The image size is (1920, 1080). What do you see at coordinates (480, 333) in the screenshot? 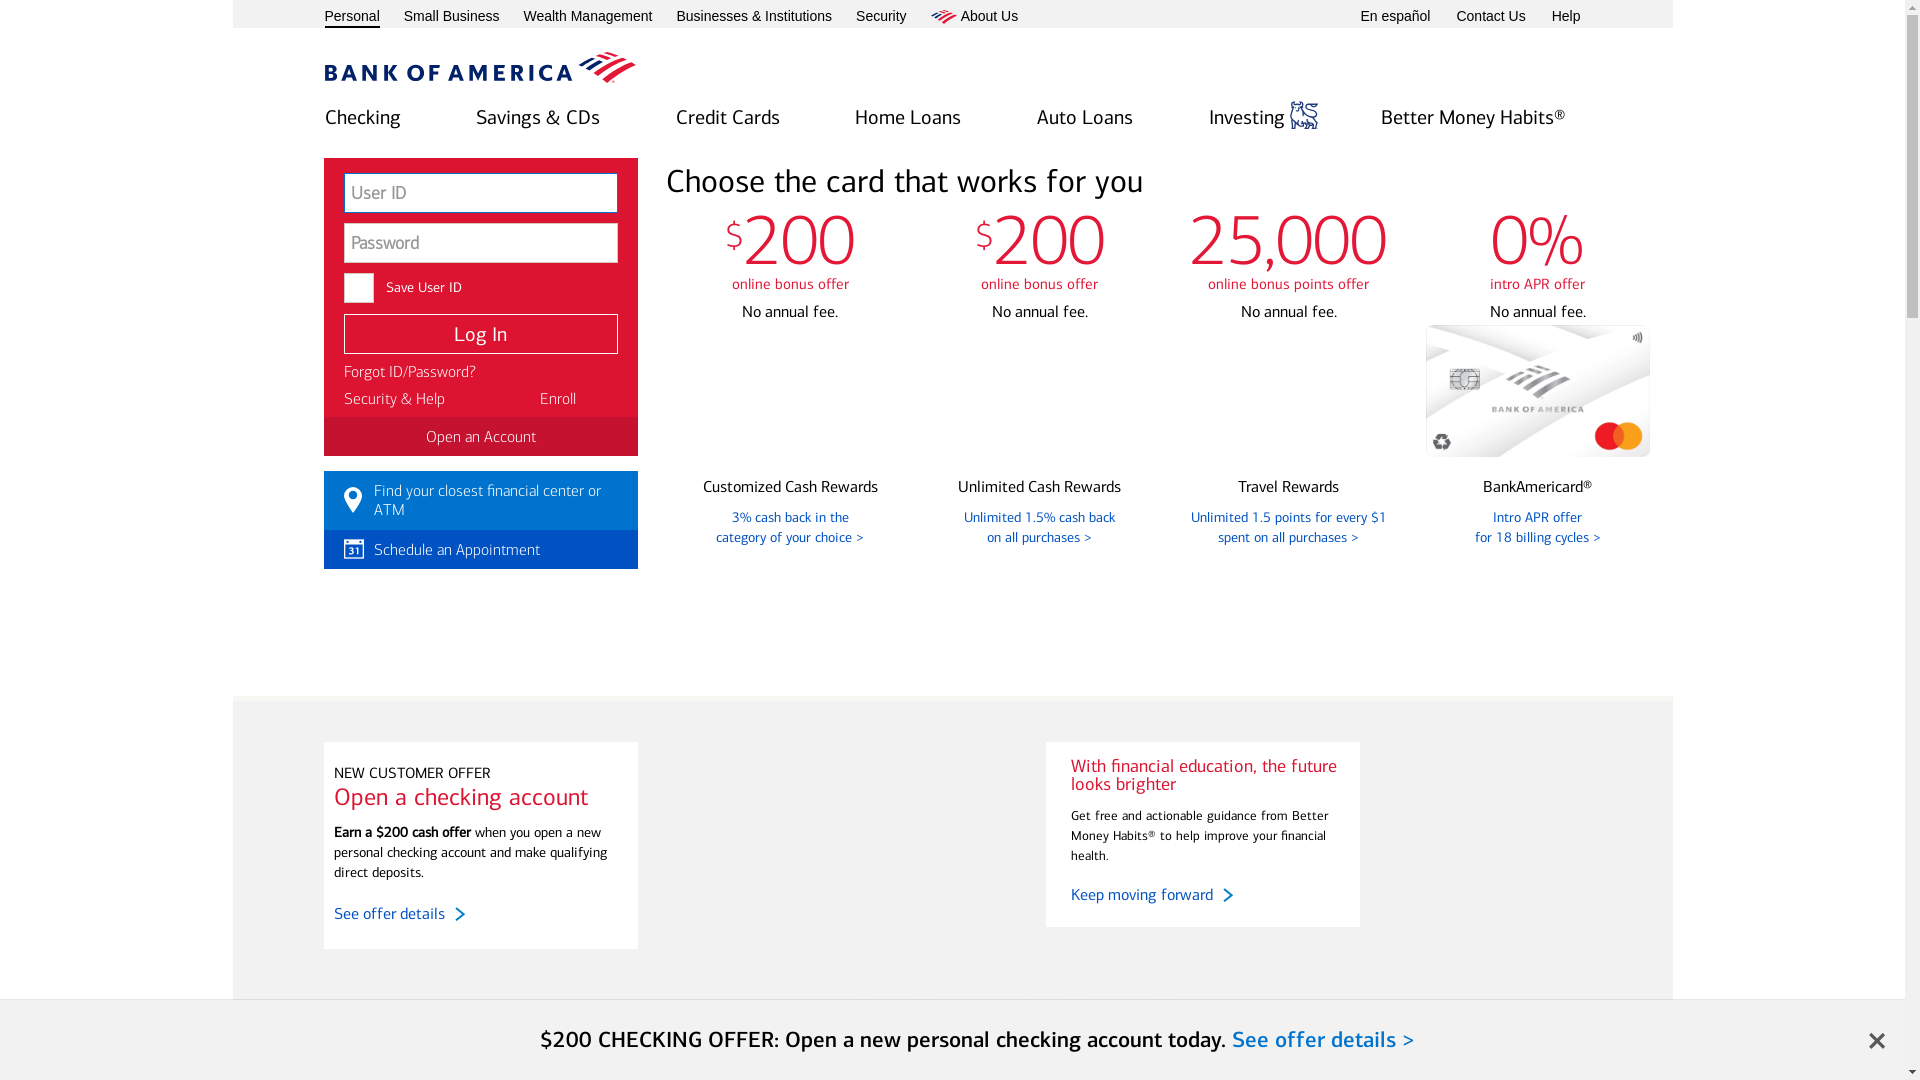
I see `'Log In'` at bounding box center [480, 333].